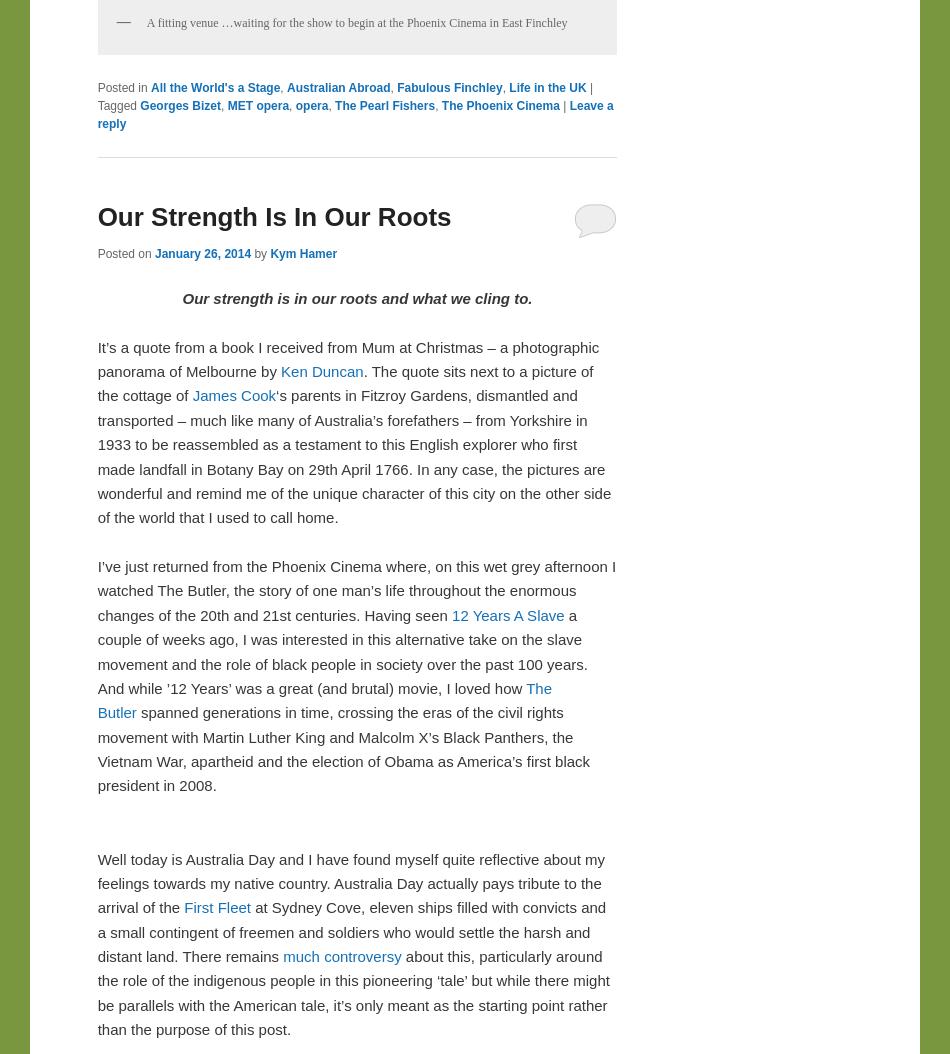  Describe the element at coordinates (344, 382) in the screenshot. I see `'. The quote sits next to a picture of the cottage of'` at that location.